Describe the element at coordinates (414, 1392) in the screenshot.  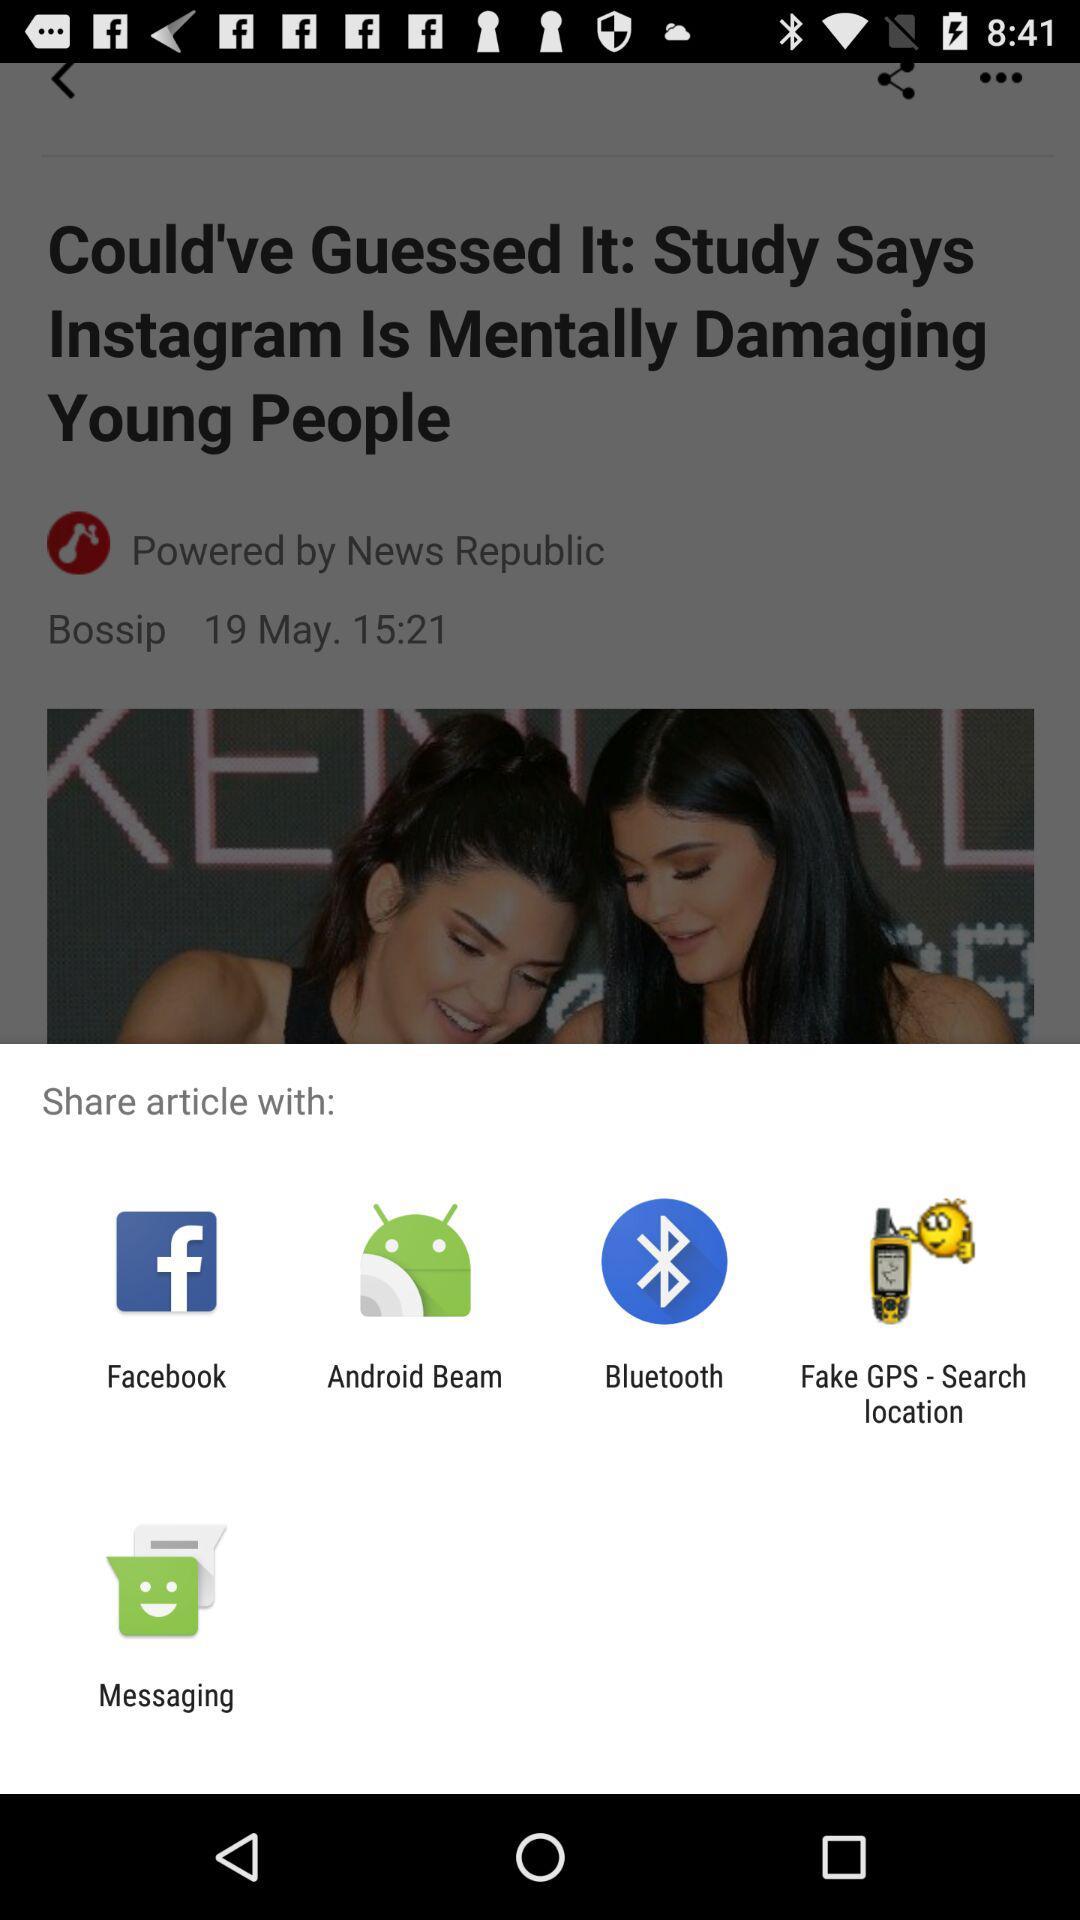
I see `app to the right of facebook app` at that location.